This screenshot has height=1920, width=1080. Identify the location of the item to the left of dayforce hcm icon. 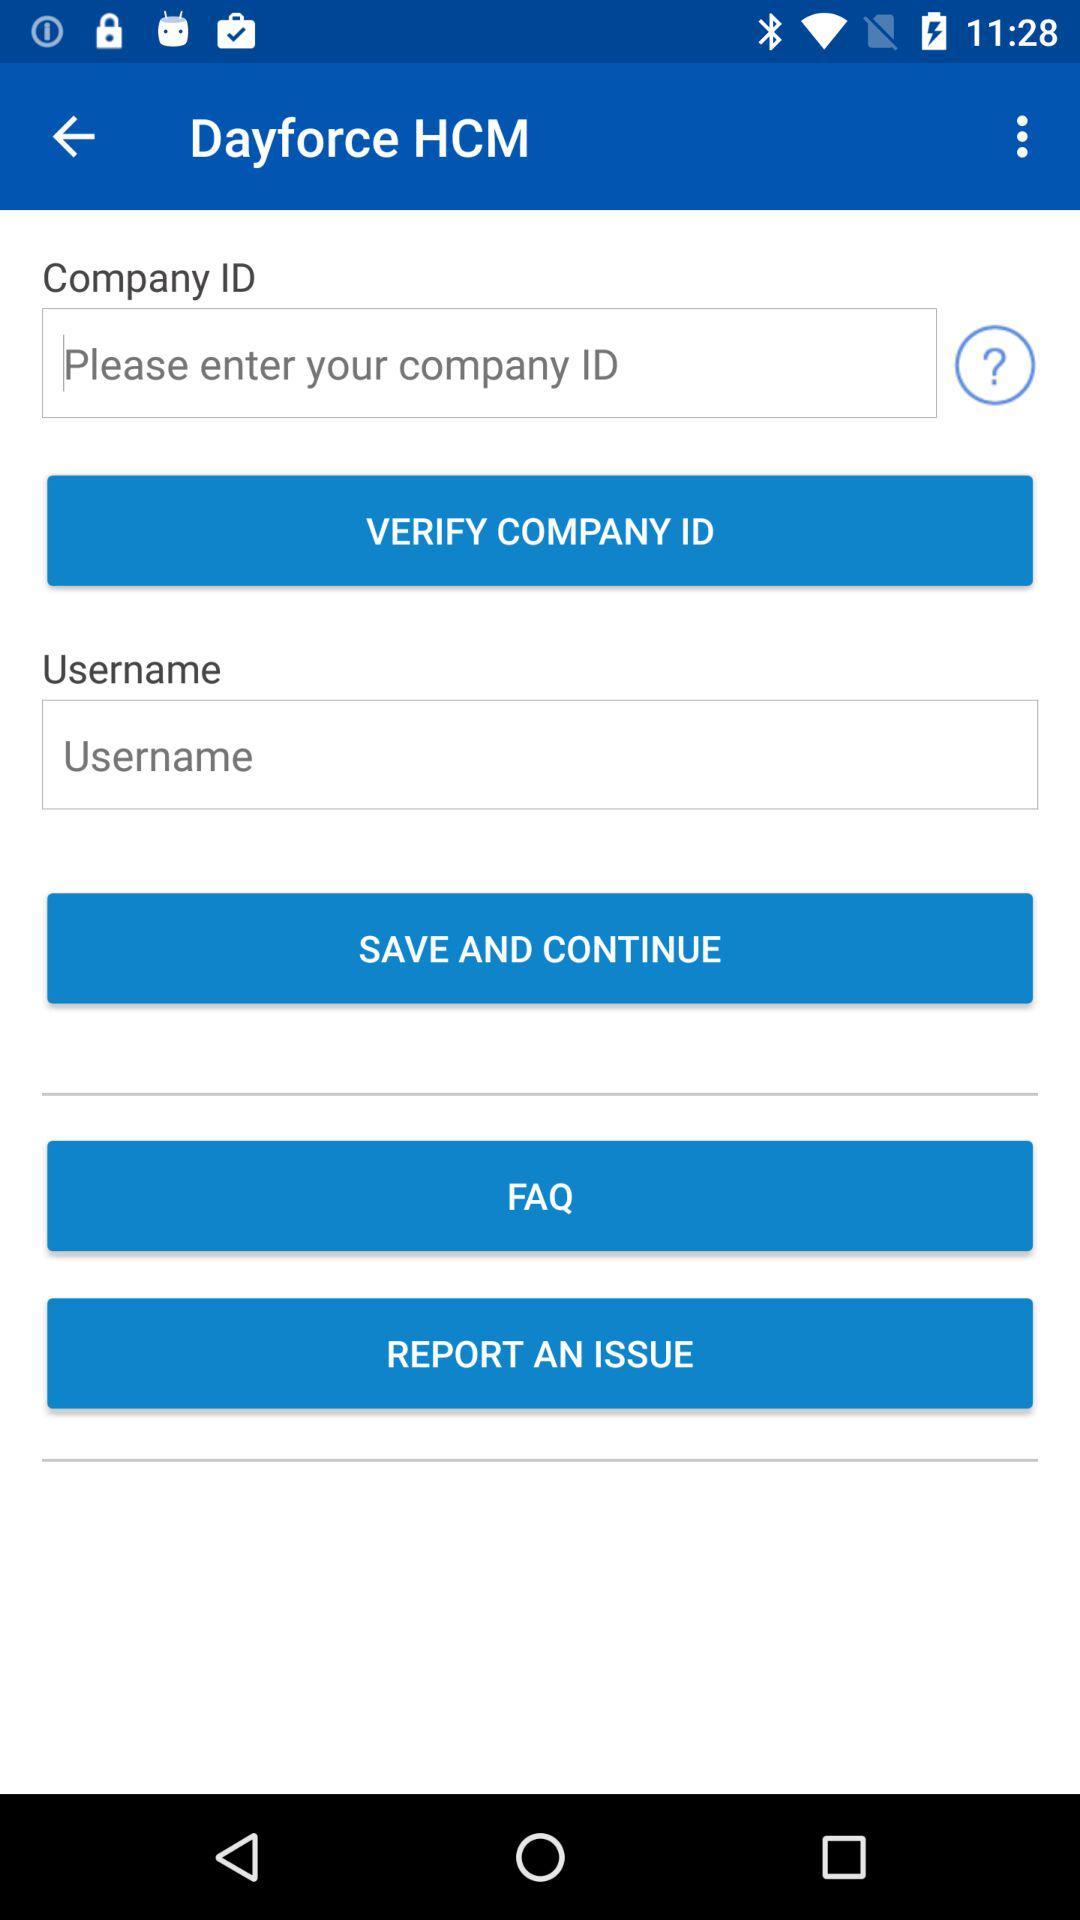
(72, 135).